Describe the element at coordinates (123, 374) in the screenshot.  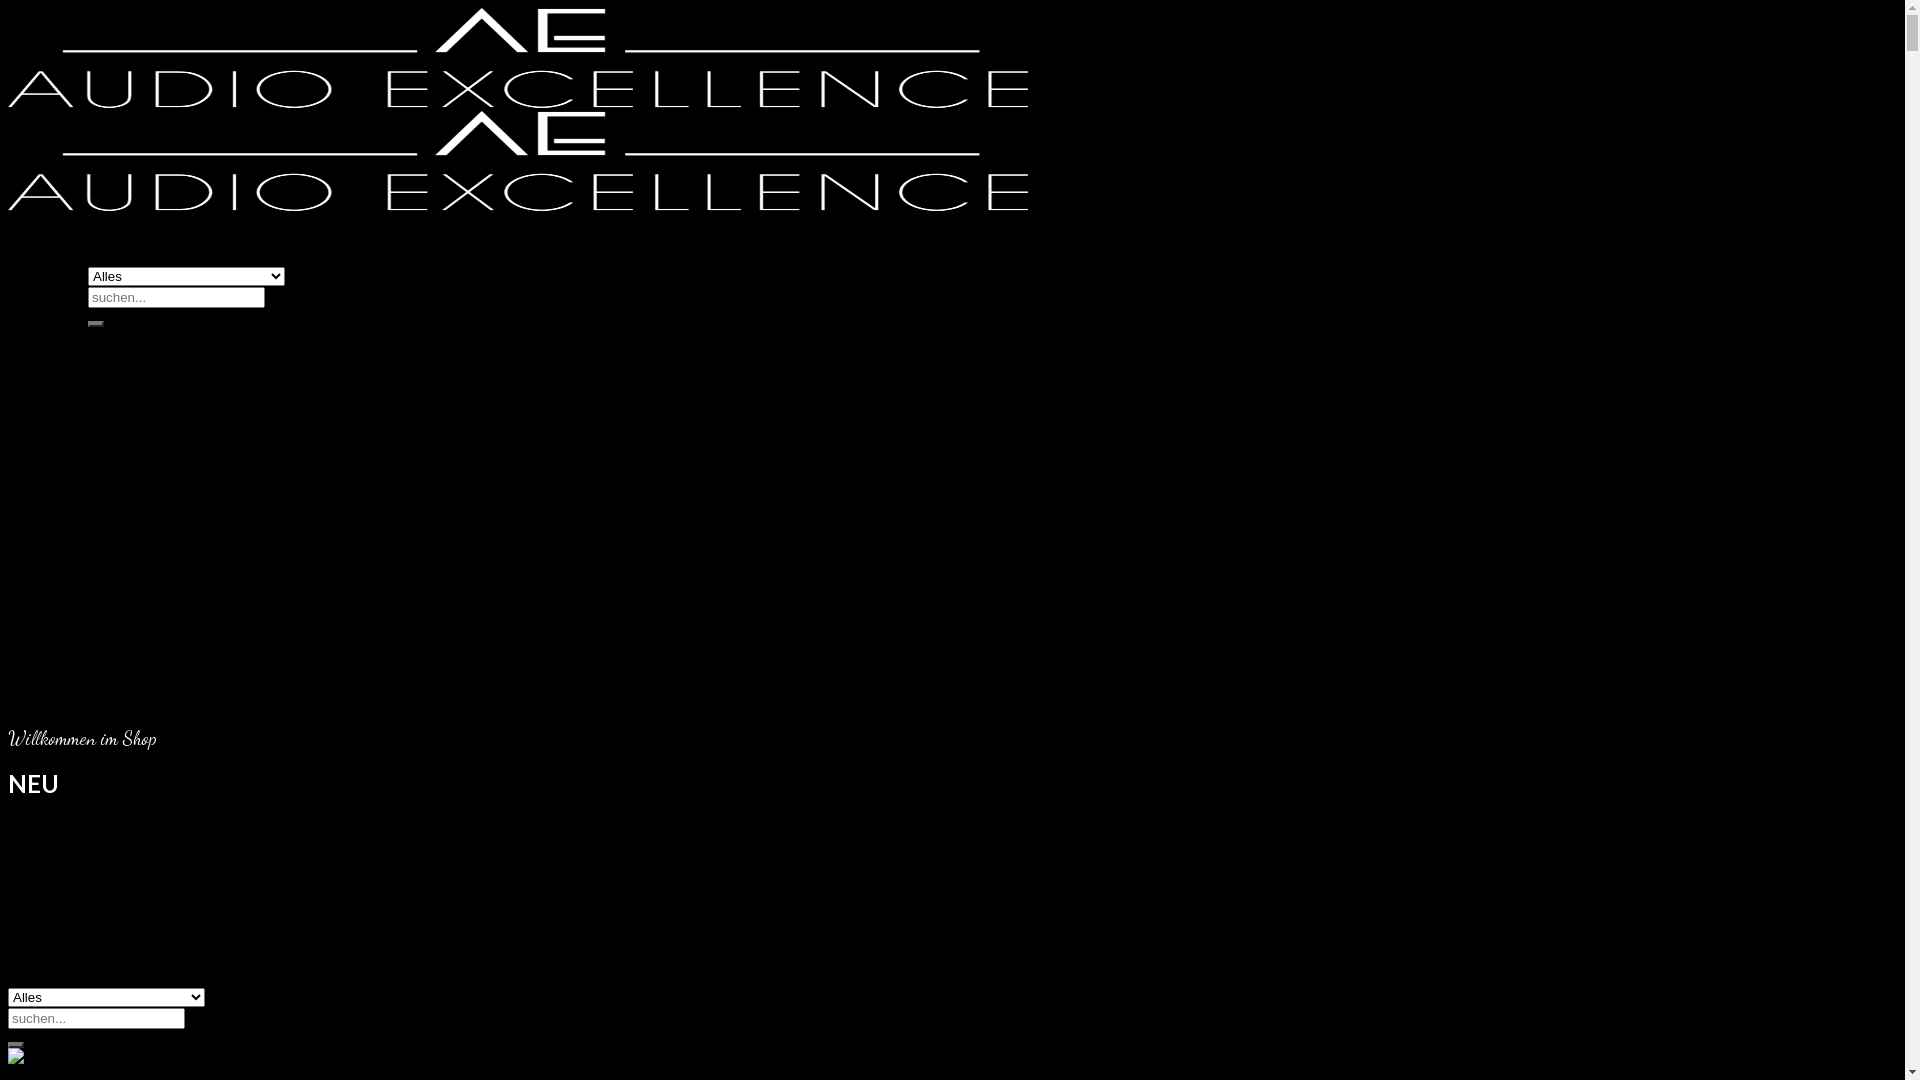
I see `'Gebraucht'` at that location.